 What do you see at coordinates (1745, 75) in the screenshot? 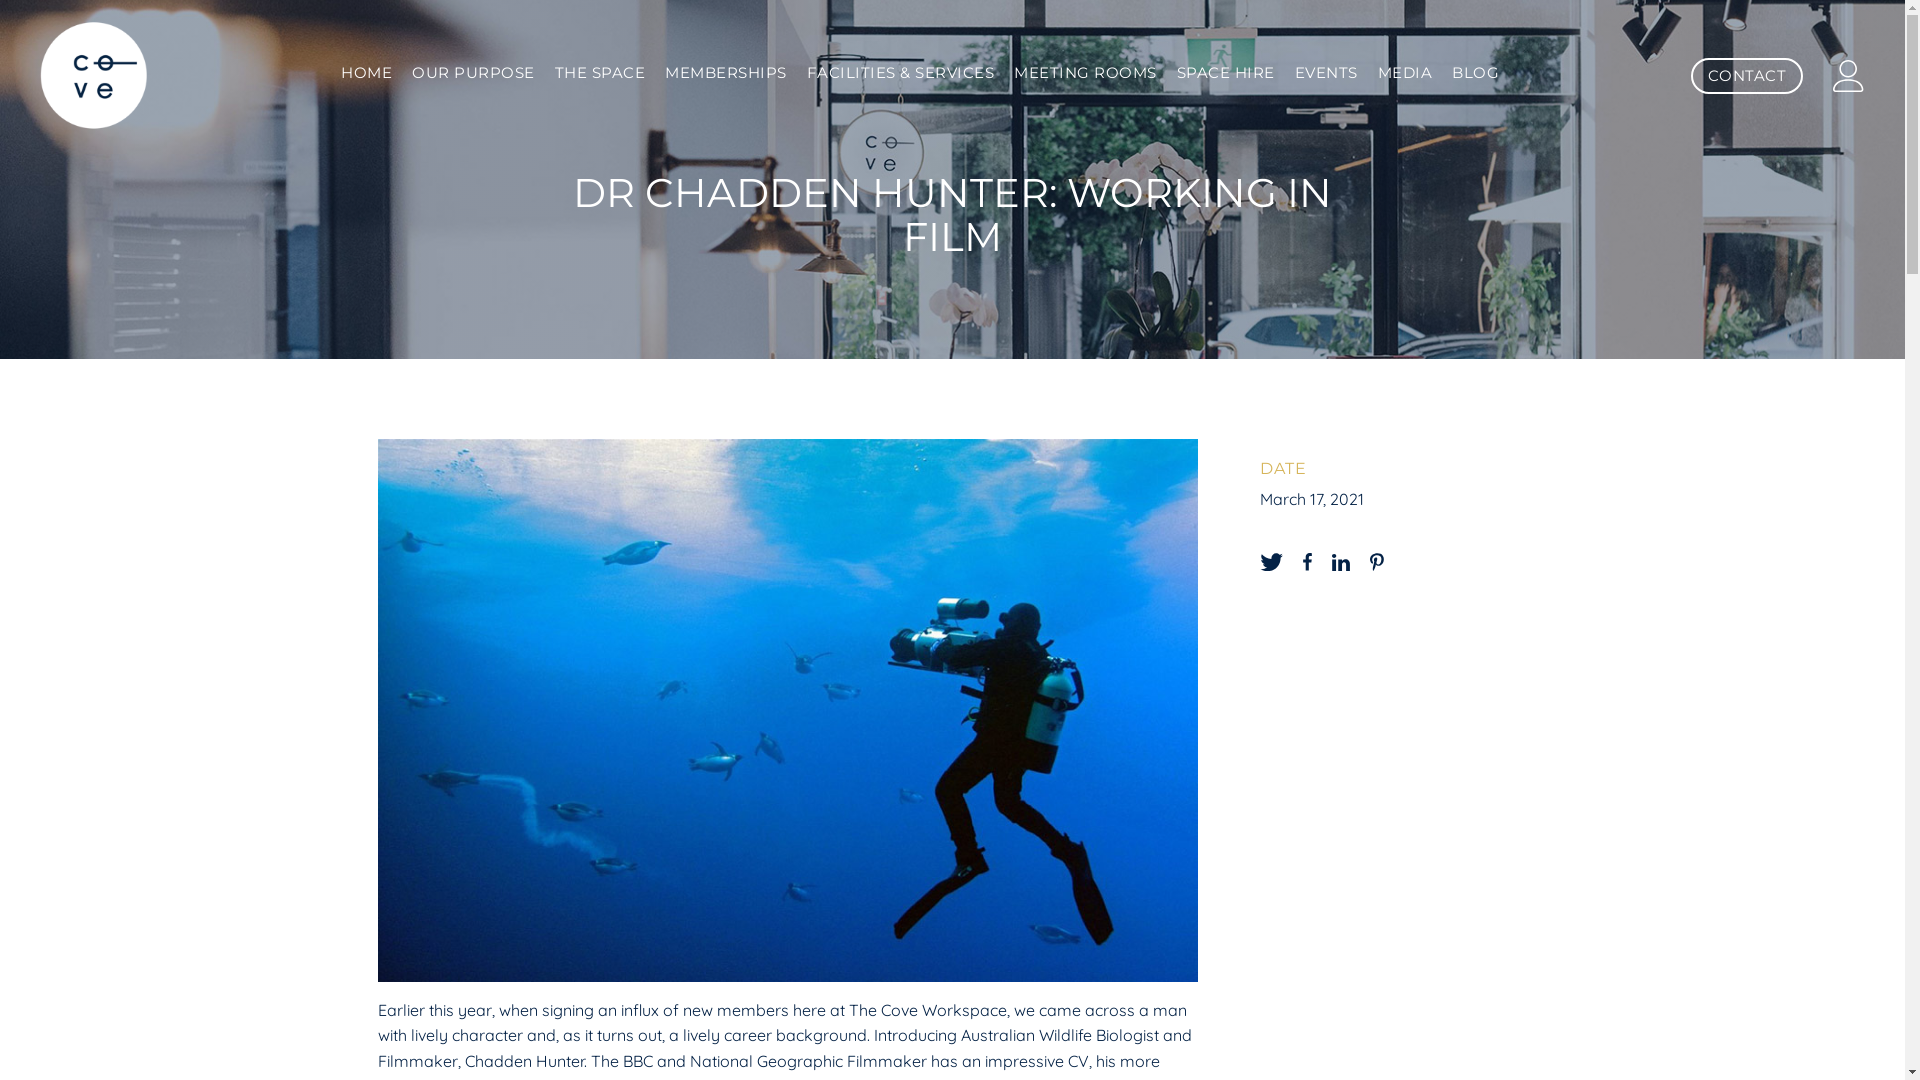
I see `'CONTACT'` at bounding box center [1745, 75].